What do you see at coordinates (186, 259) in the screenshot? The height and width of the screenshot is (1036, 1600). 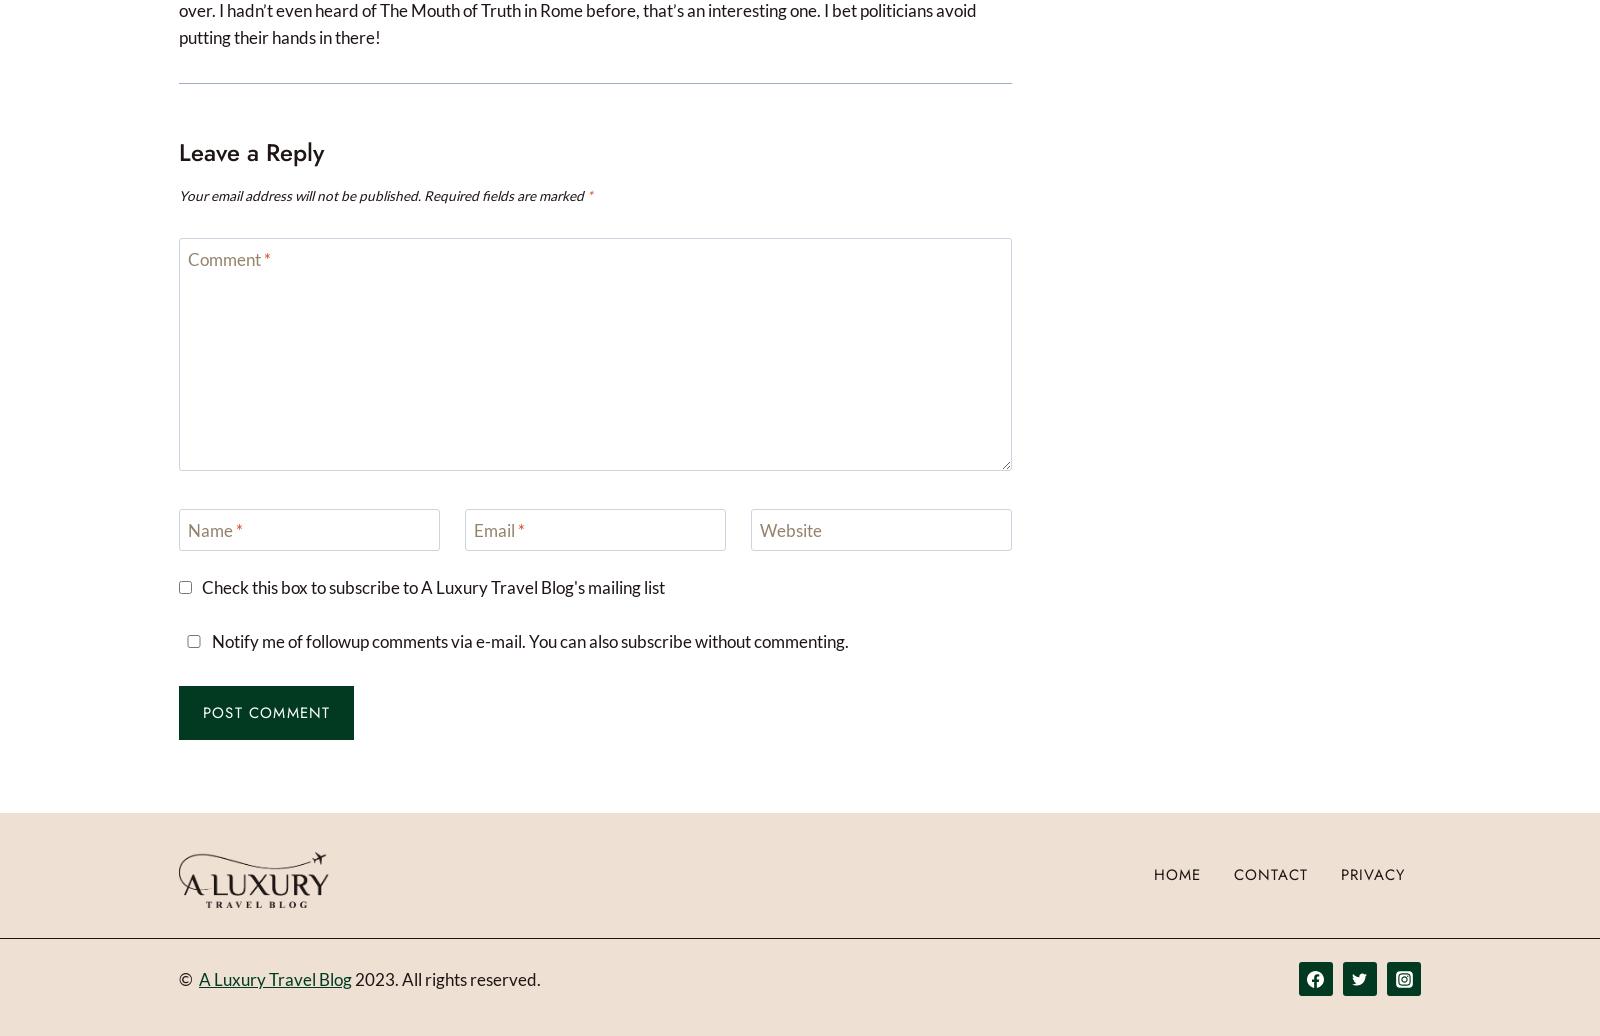 I see `'Comment'` at bounding box center [186, 259].